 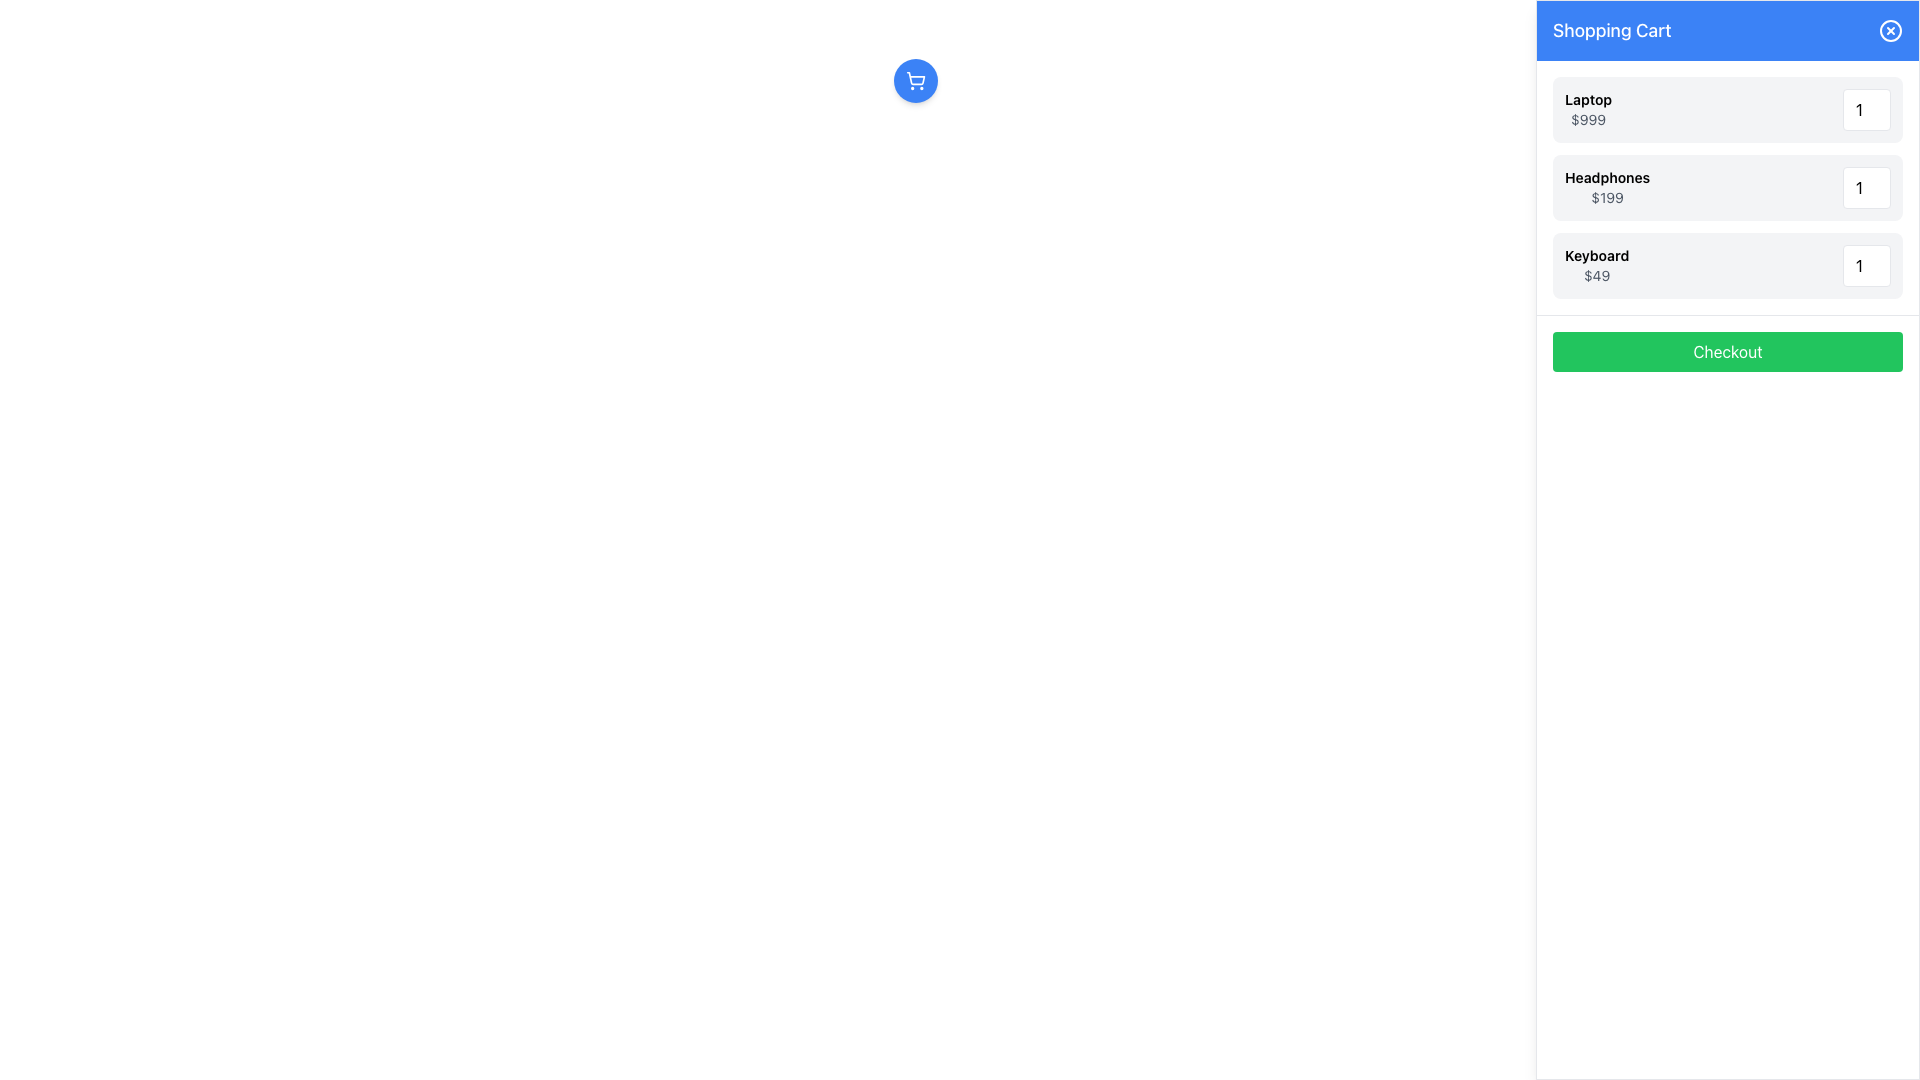 I want to click on the input box on the 'Laptop' item in the 'Shopping Cart' section, so click(x=1727, y=110).